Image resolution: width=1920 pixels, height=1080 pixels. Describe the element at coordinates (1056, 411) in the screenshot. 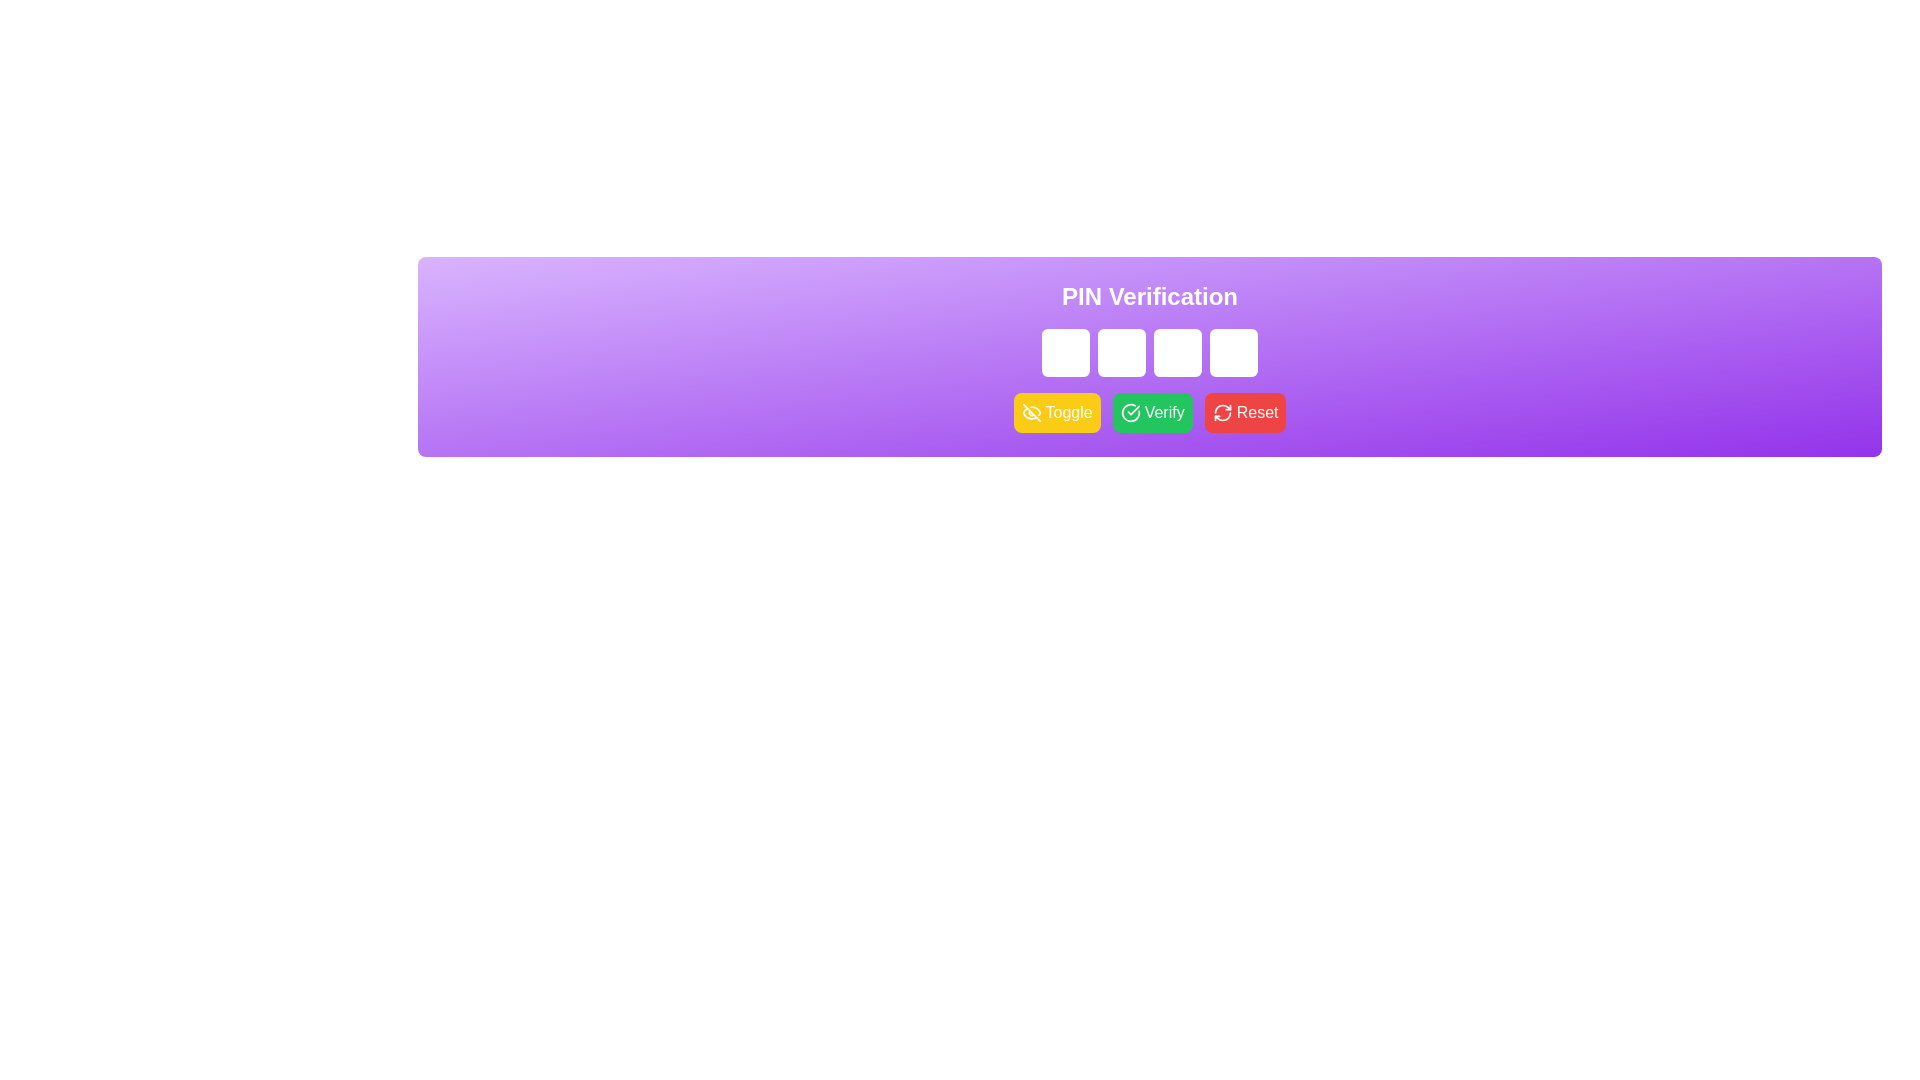

I see `the 'Toggle' button with a yellow background and an eye icon` at that location.